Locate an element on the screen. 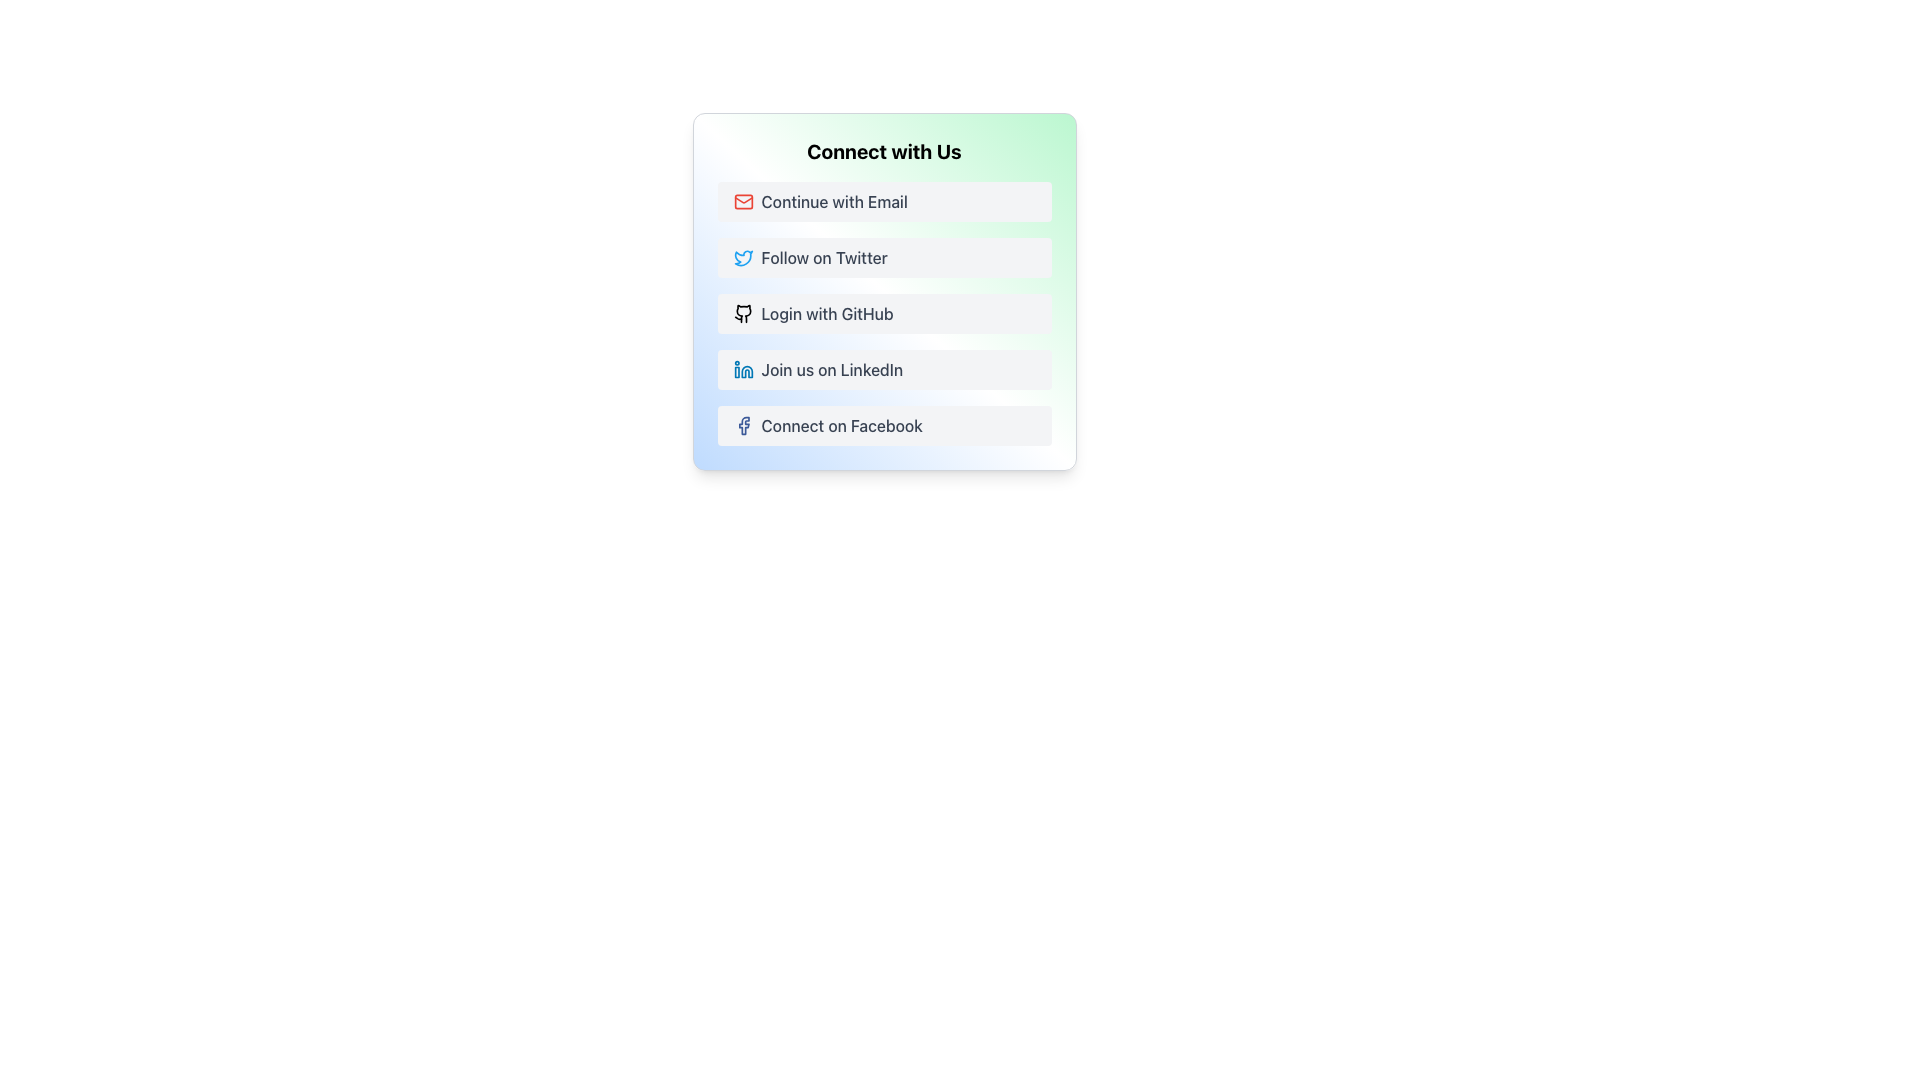  the 'Connect on Facebook' text label, which is a medium, gray font label at the bottom-left of a card, following the 'Join us on LinkedIn' button is located at coordinates (842, 424).